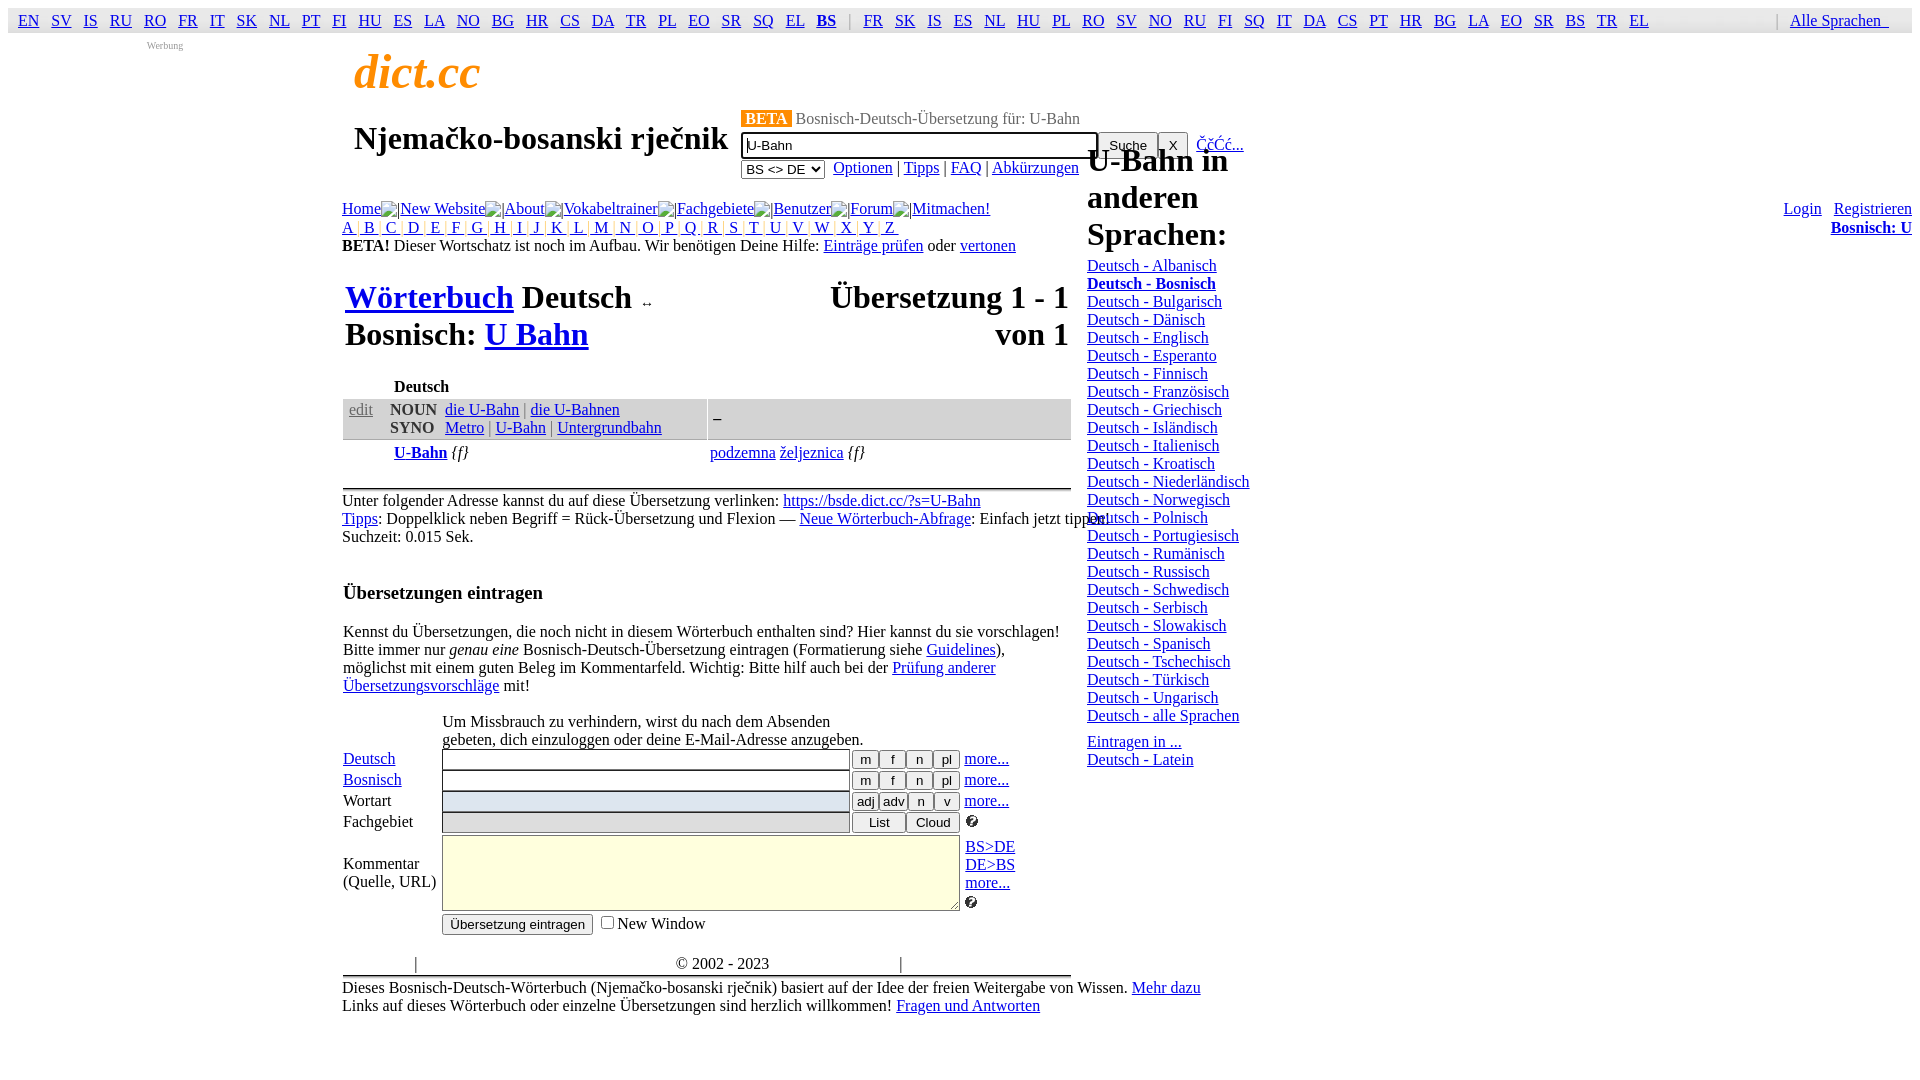 The image size is (1920, 1080). I want to click on 'Vokabeltrainer', so click(563, 208).